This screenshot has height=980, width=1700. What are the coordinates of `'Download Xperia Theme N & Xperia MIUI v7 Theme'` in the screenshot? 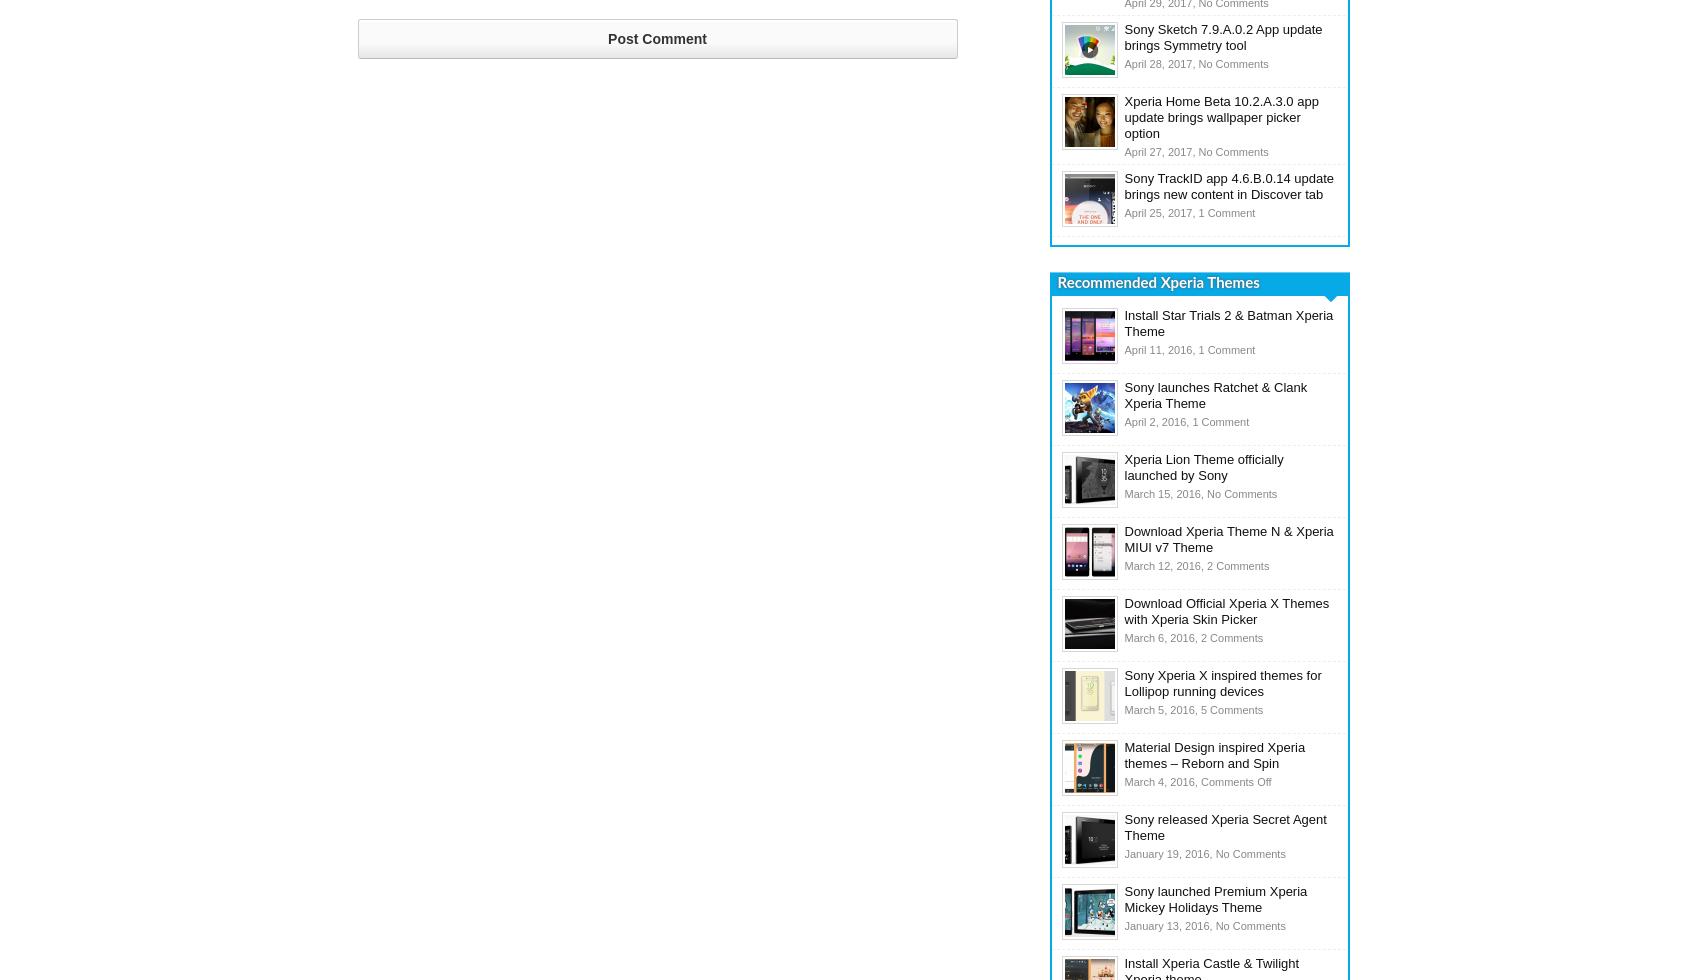 It's located at (1227, 539).